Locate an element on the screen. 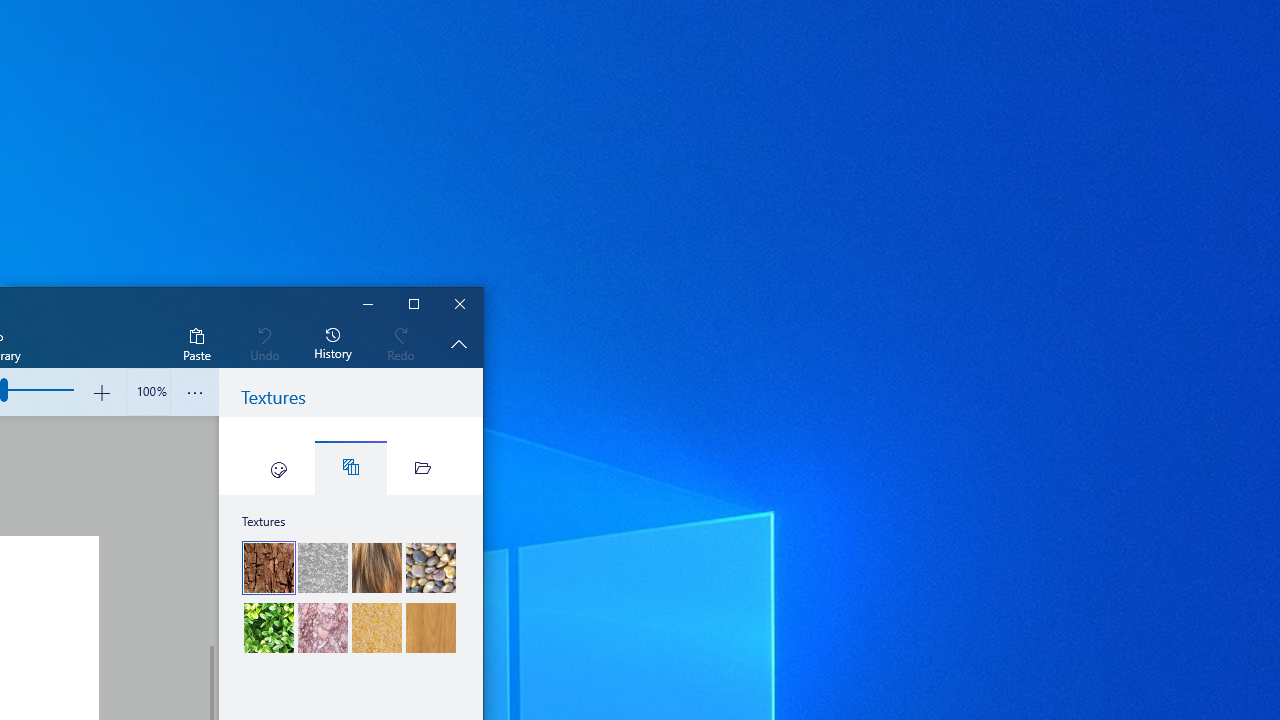  'Paste' is located at coordinates (196, 342).